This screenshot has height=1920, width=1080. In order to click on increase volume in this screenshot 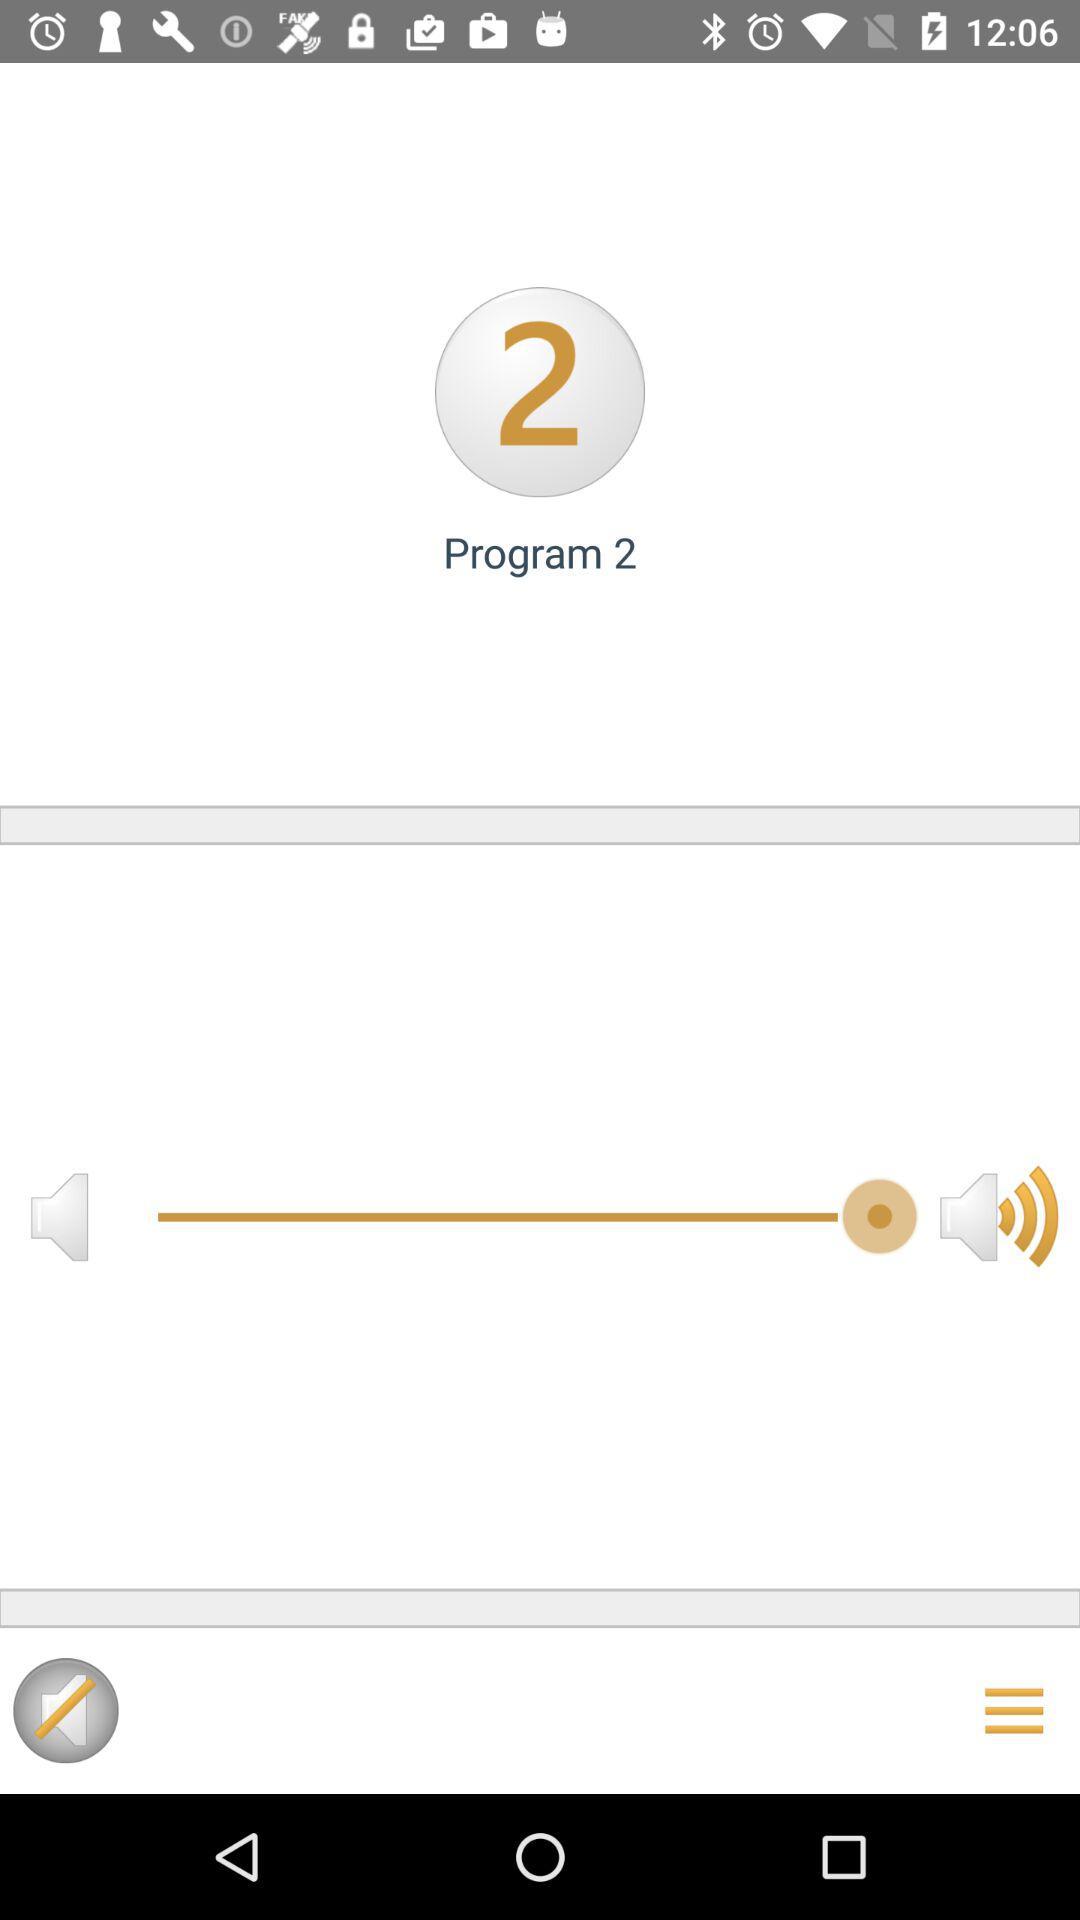, I will do `click(999, 1215)`.